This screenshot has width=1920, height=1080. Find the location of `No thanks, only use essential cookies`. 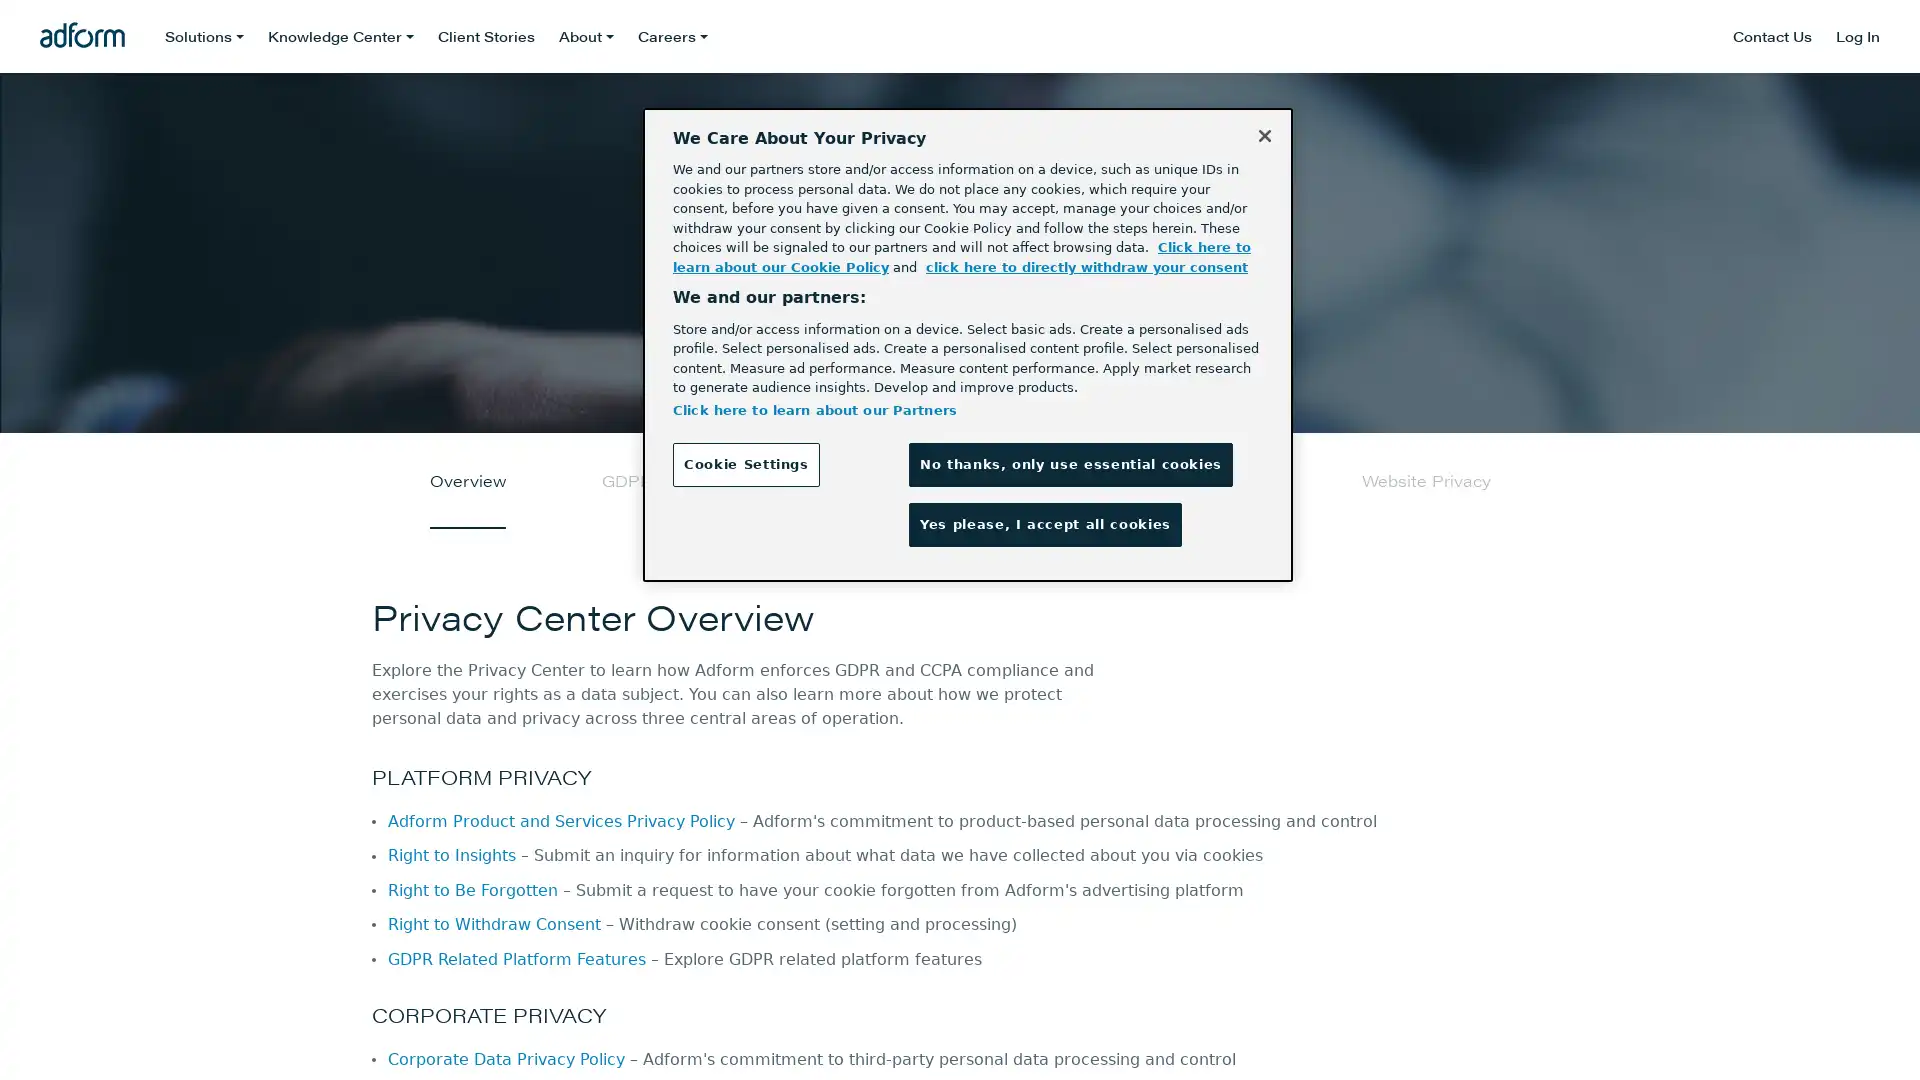

No thanks, only use essential cookies is located at coordinates (1069, 464).